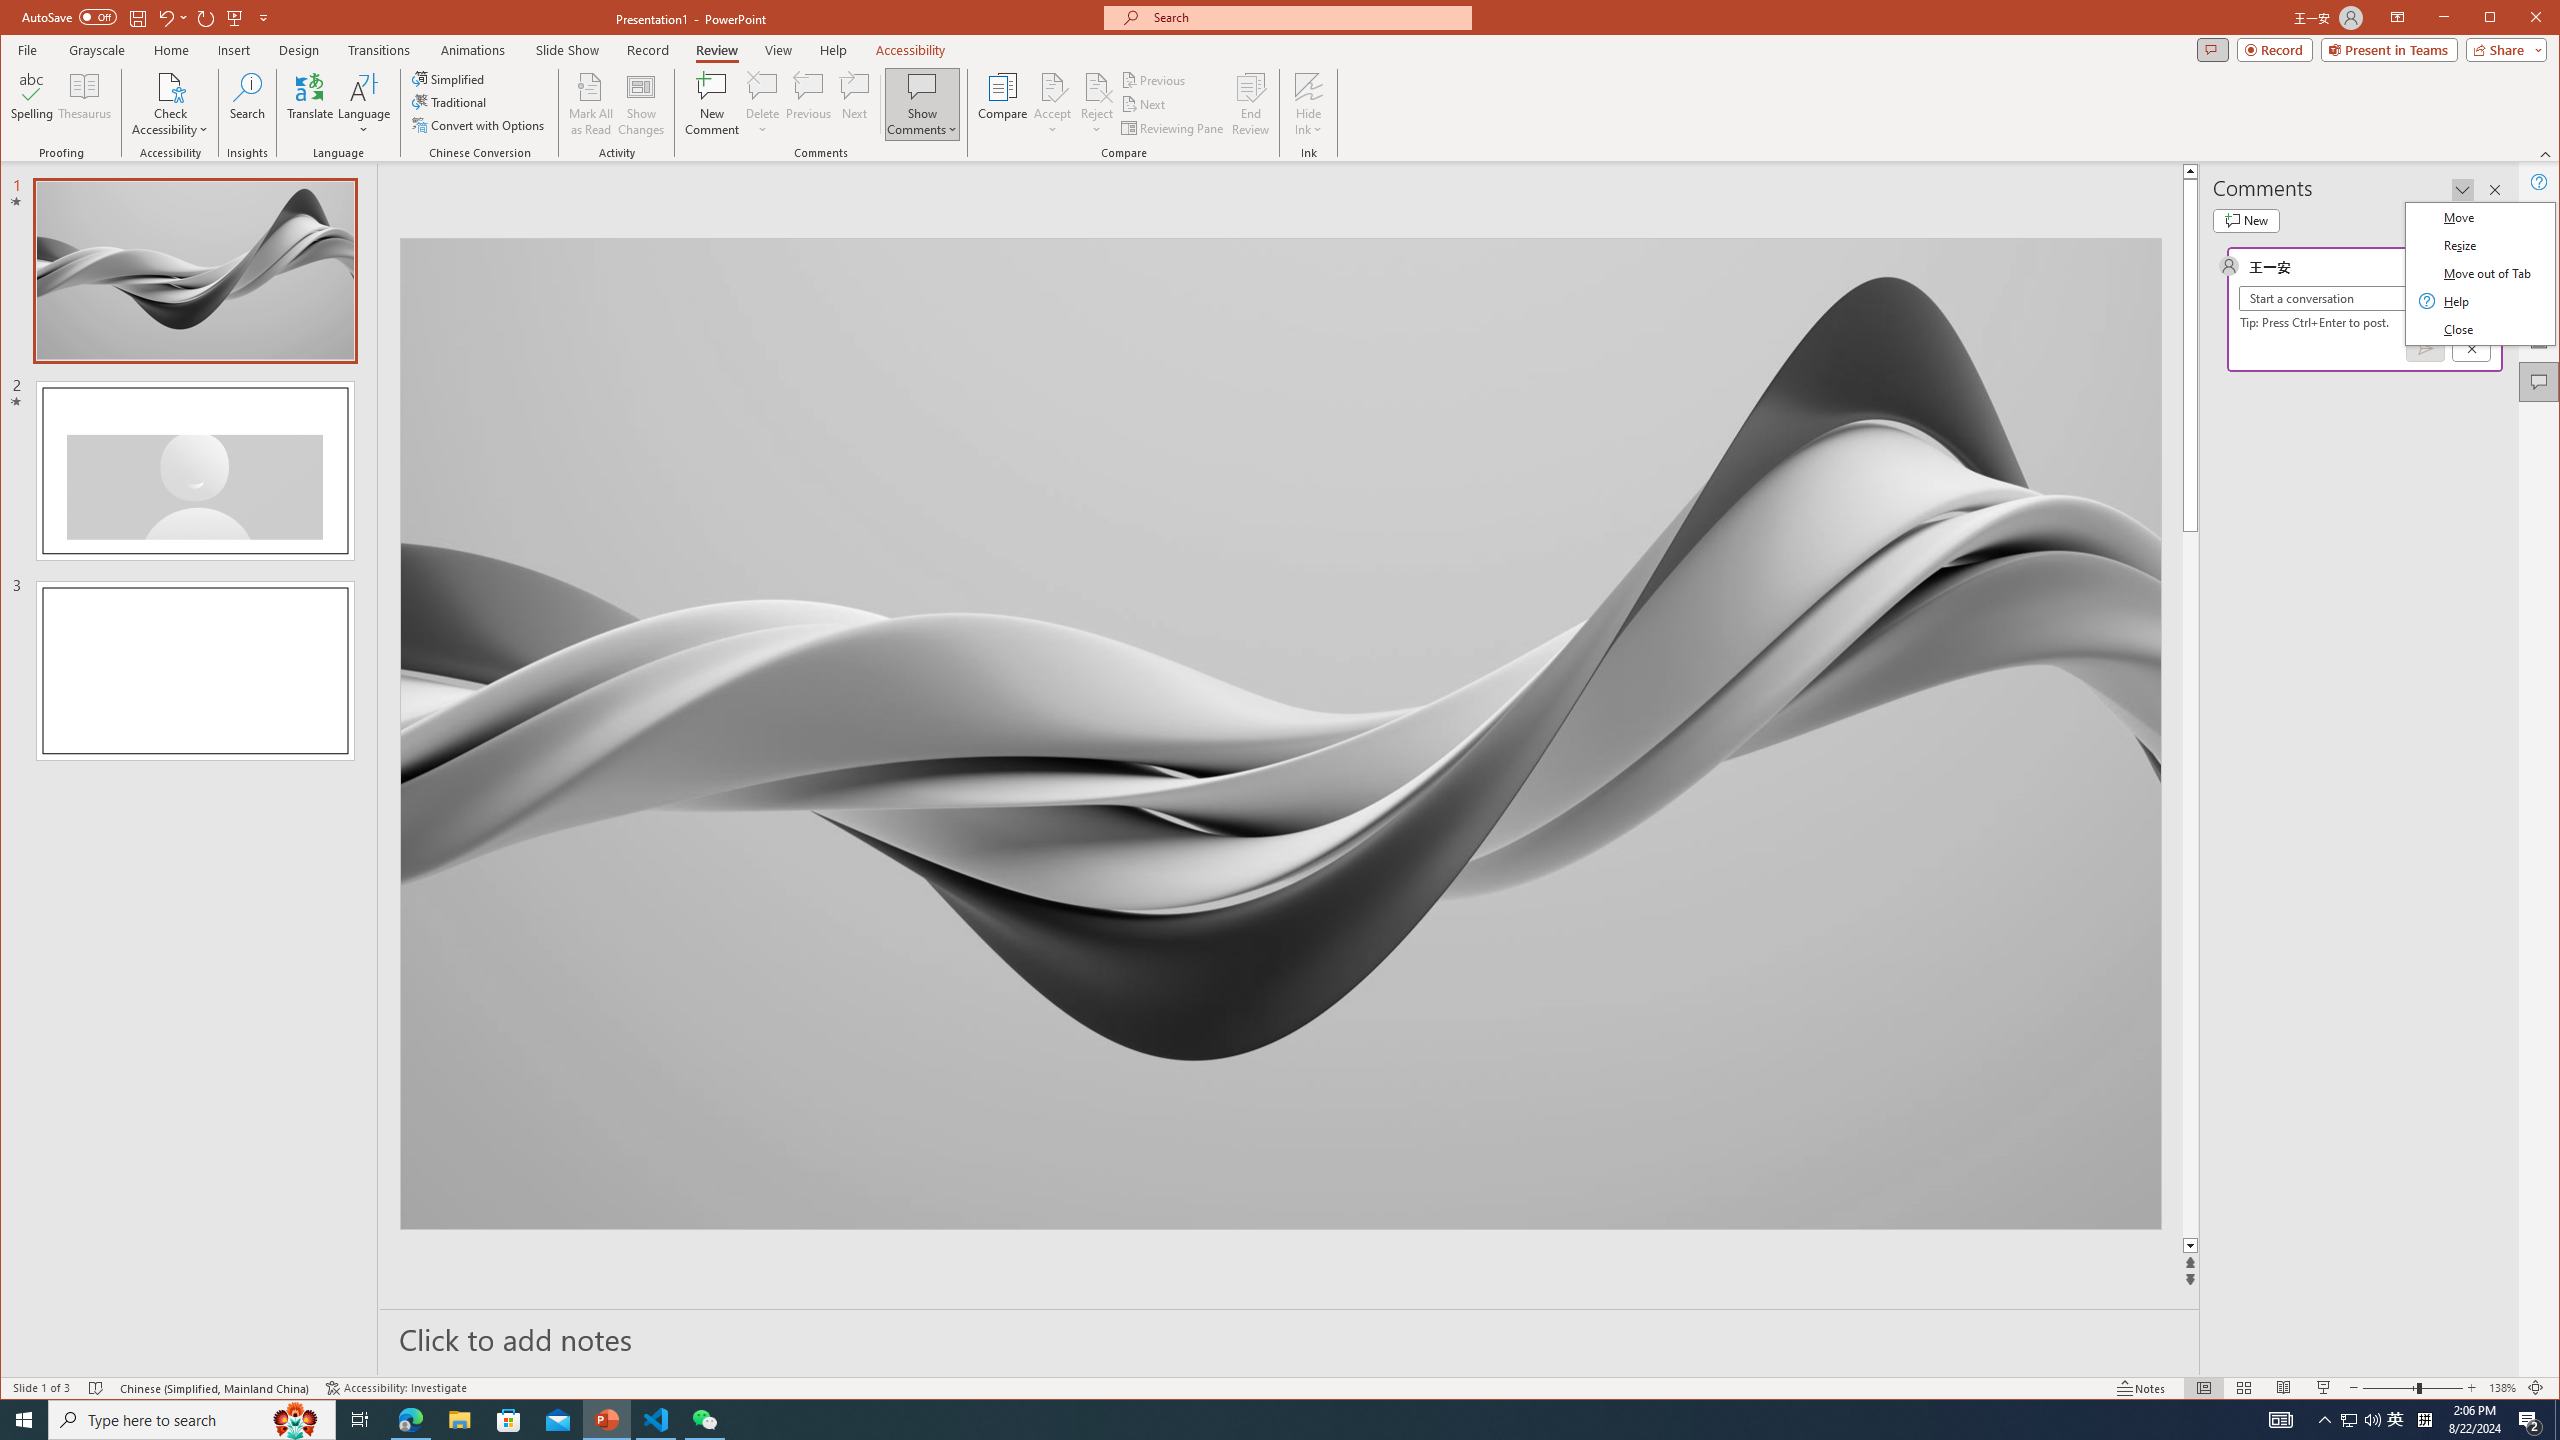 The width and height of the screenshot is (2560, 1440). Describe the element at coordinates (358, 1418) in the screenshot. I see `'Task View'` at that location.